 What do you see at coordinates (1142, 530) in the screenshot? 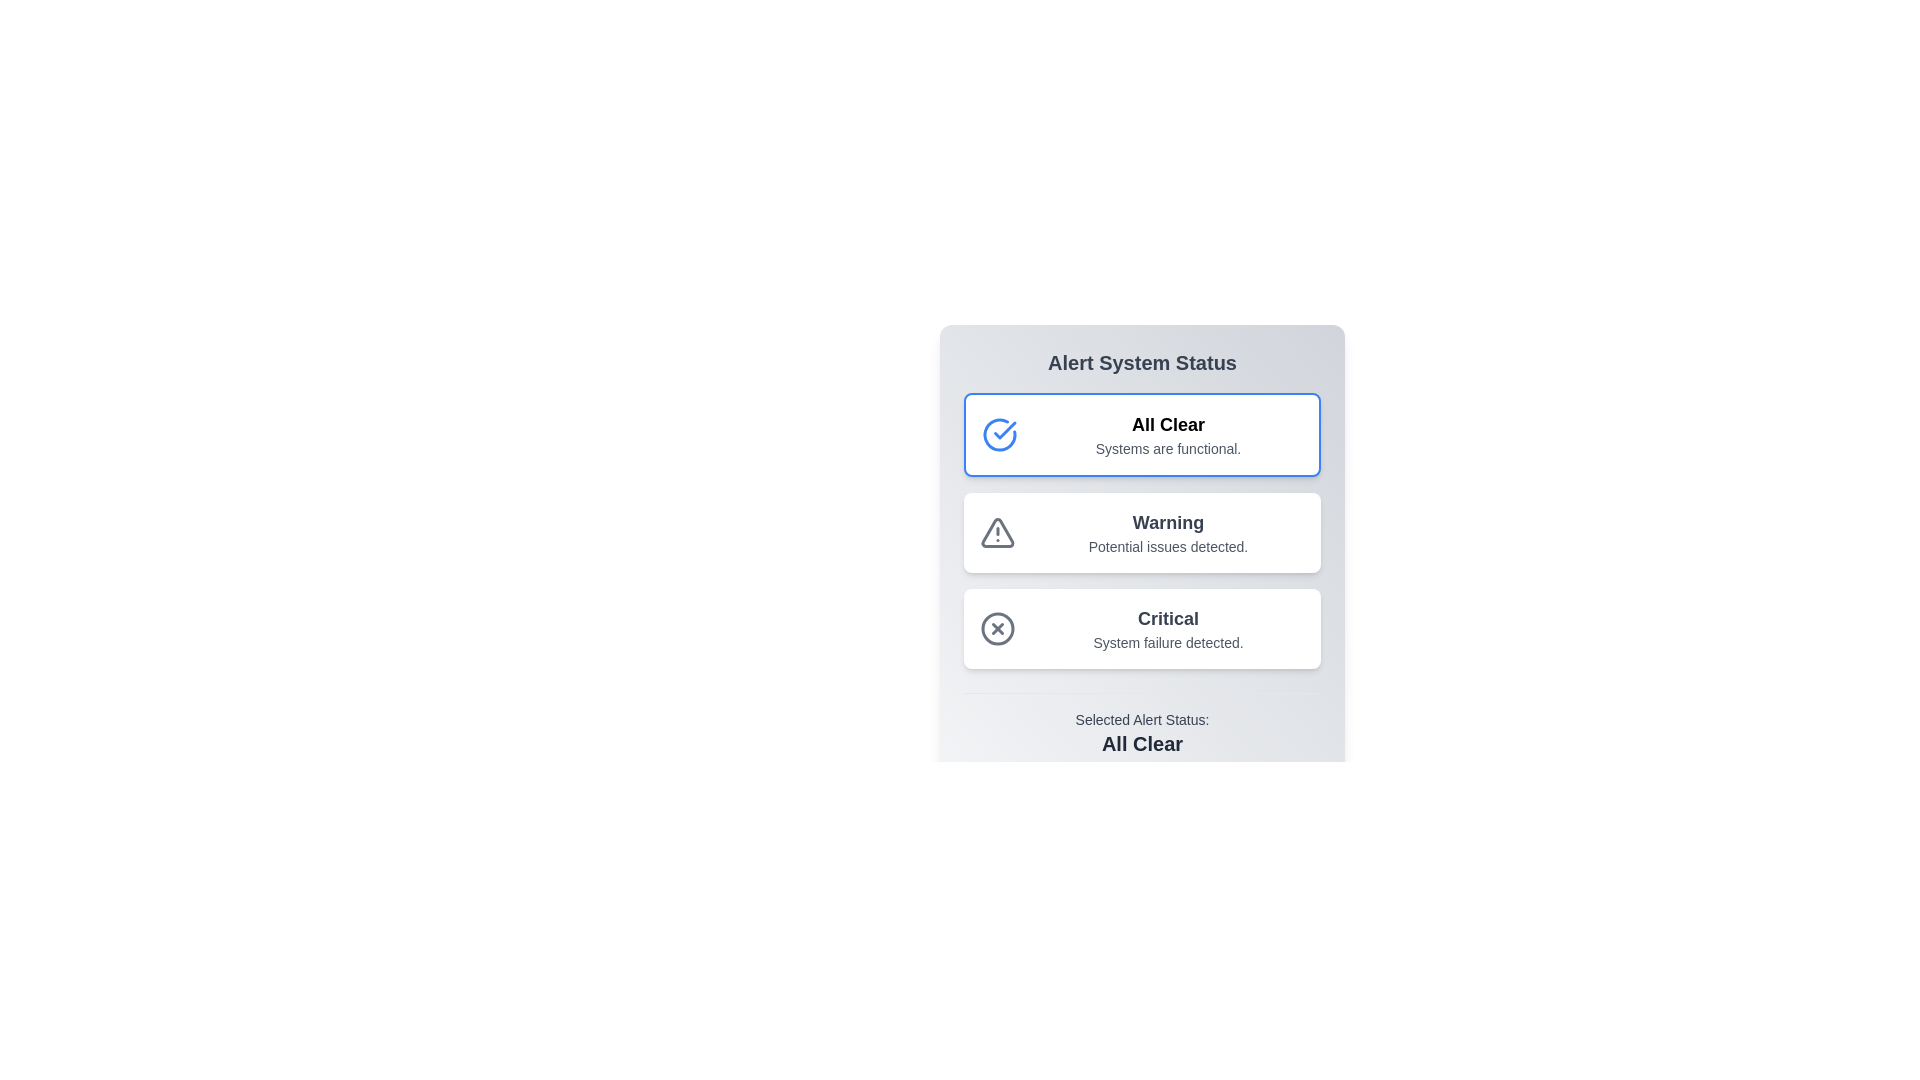
I see `the 'Warning' selectable list item representing an alert status option, which displays the text 'Warning' in bold with a description 'Potential issues detected' below it` at bounding box center [1142, 530].